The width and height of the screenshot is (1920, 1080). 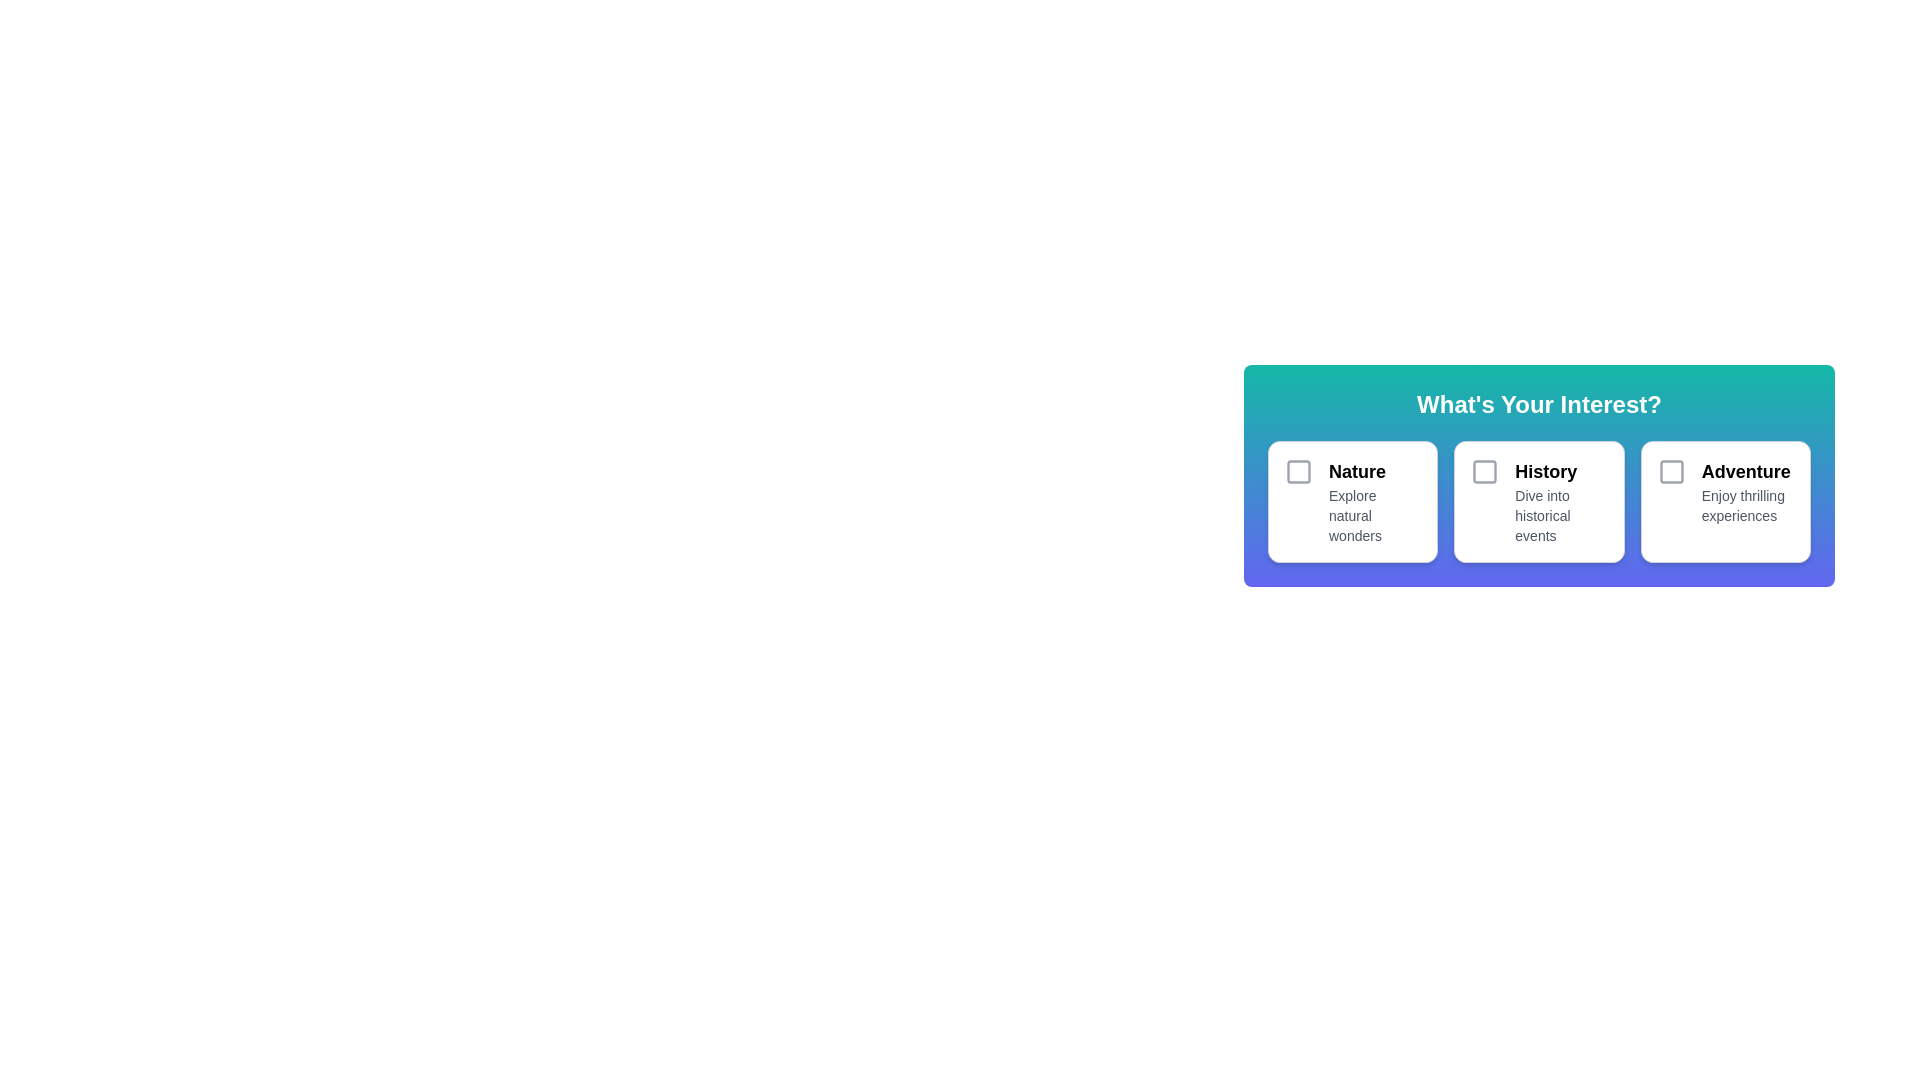 What do you see at coordinates (1746, 500) in the screenshot?
I see `information presented in the text block that serves as a label and description for a selectable option related to adventure activities, located in the rightmost box under the heading 'What's Your Interest?'` at bounding box center [1746, 500].